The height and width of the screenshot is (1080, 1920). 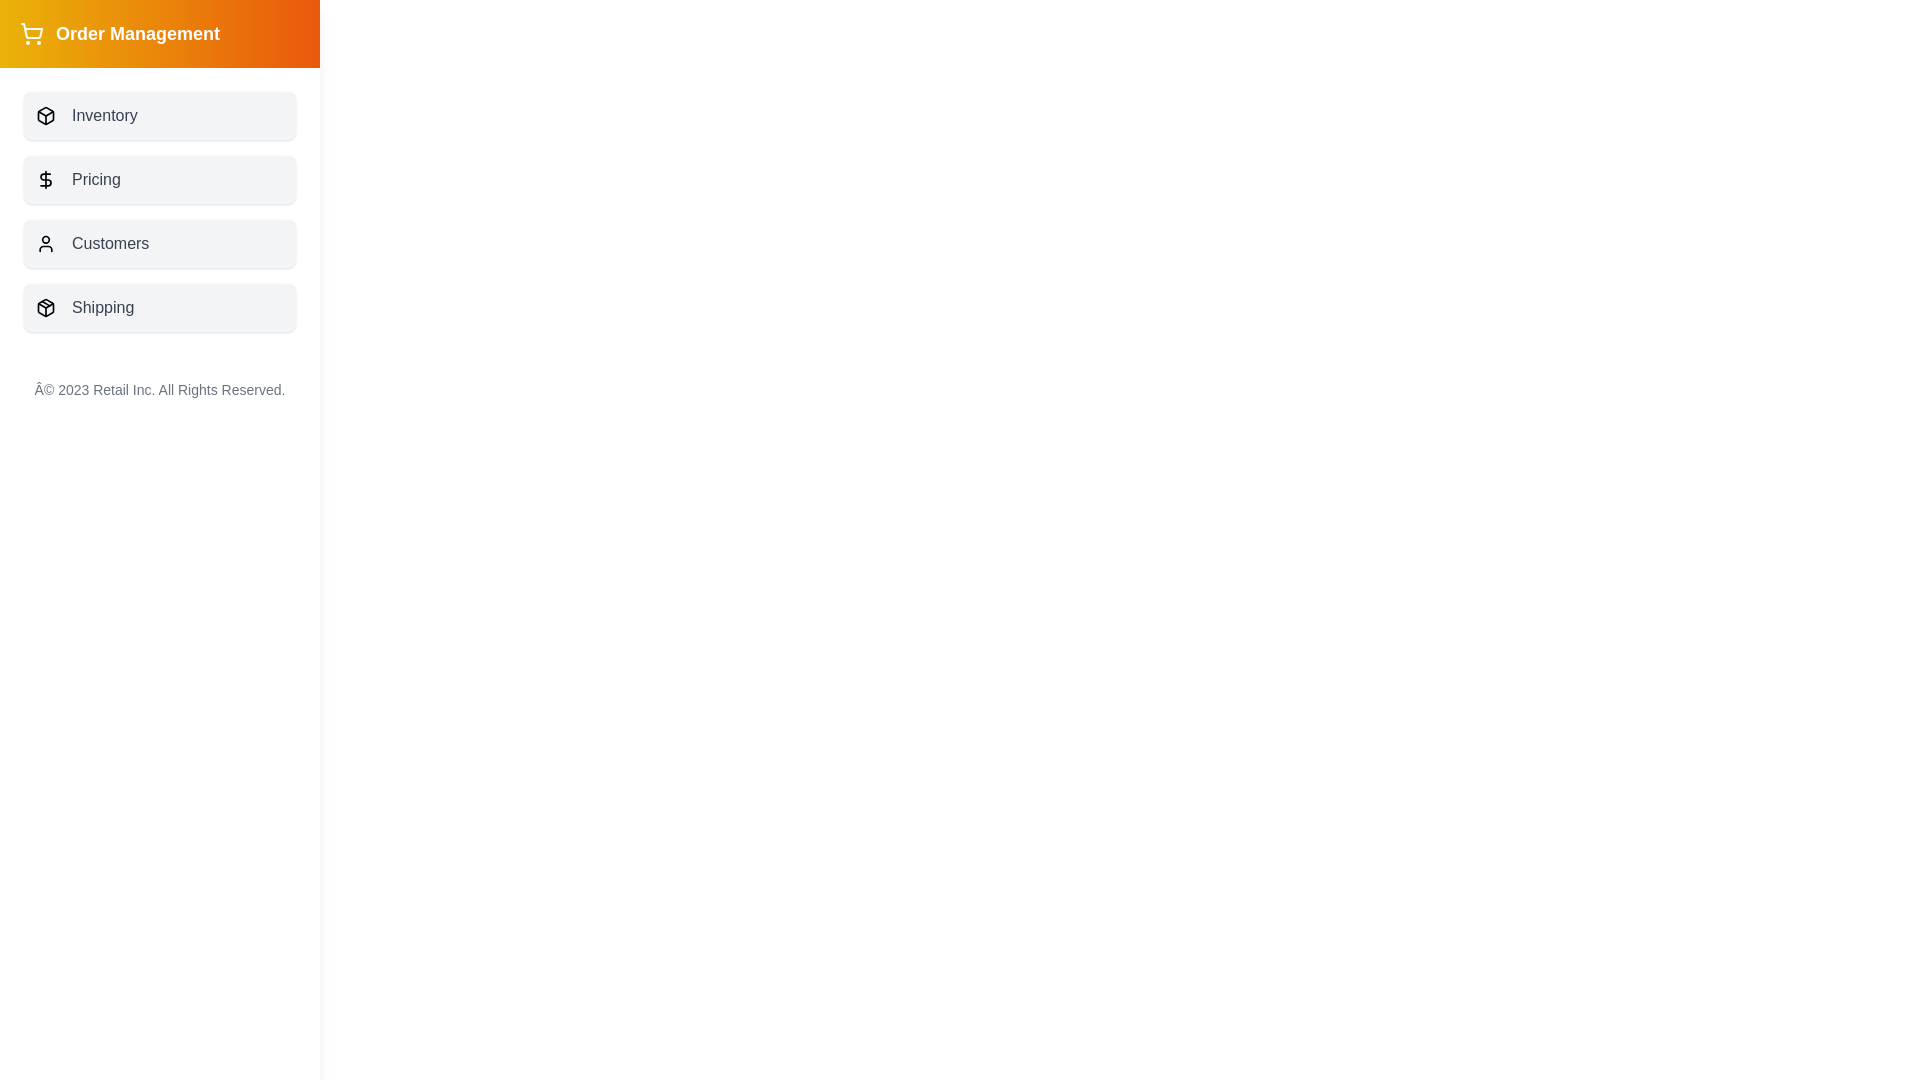 I want to click on the menu item labeled Shipping, so click(x=158, y=308).